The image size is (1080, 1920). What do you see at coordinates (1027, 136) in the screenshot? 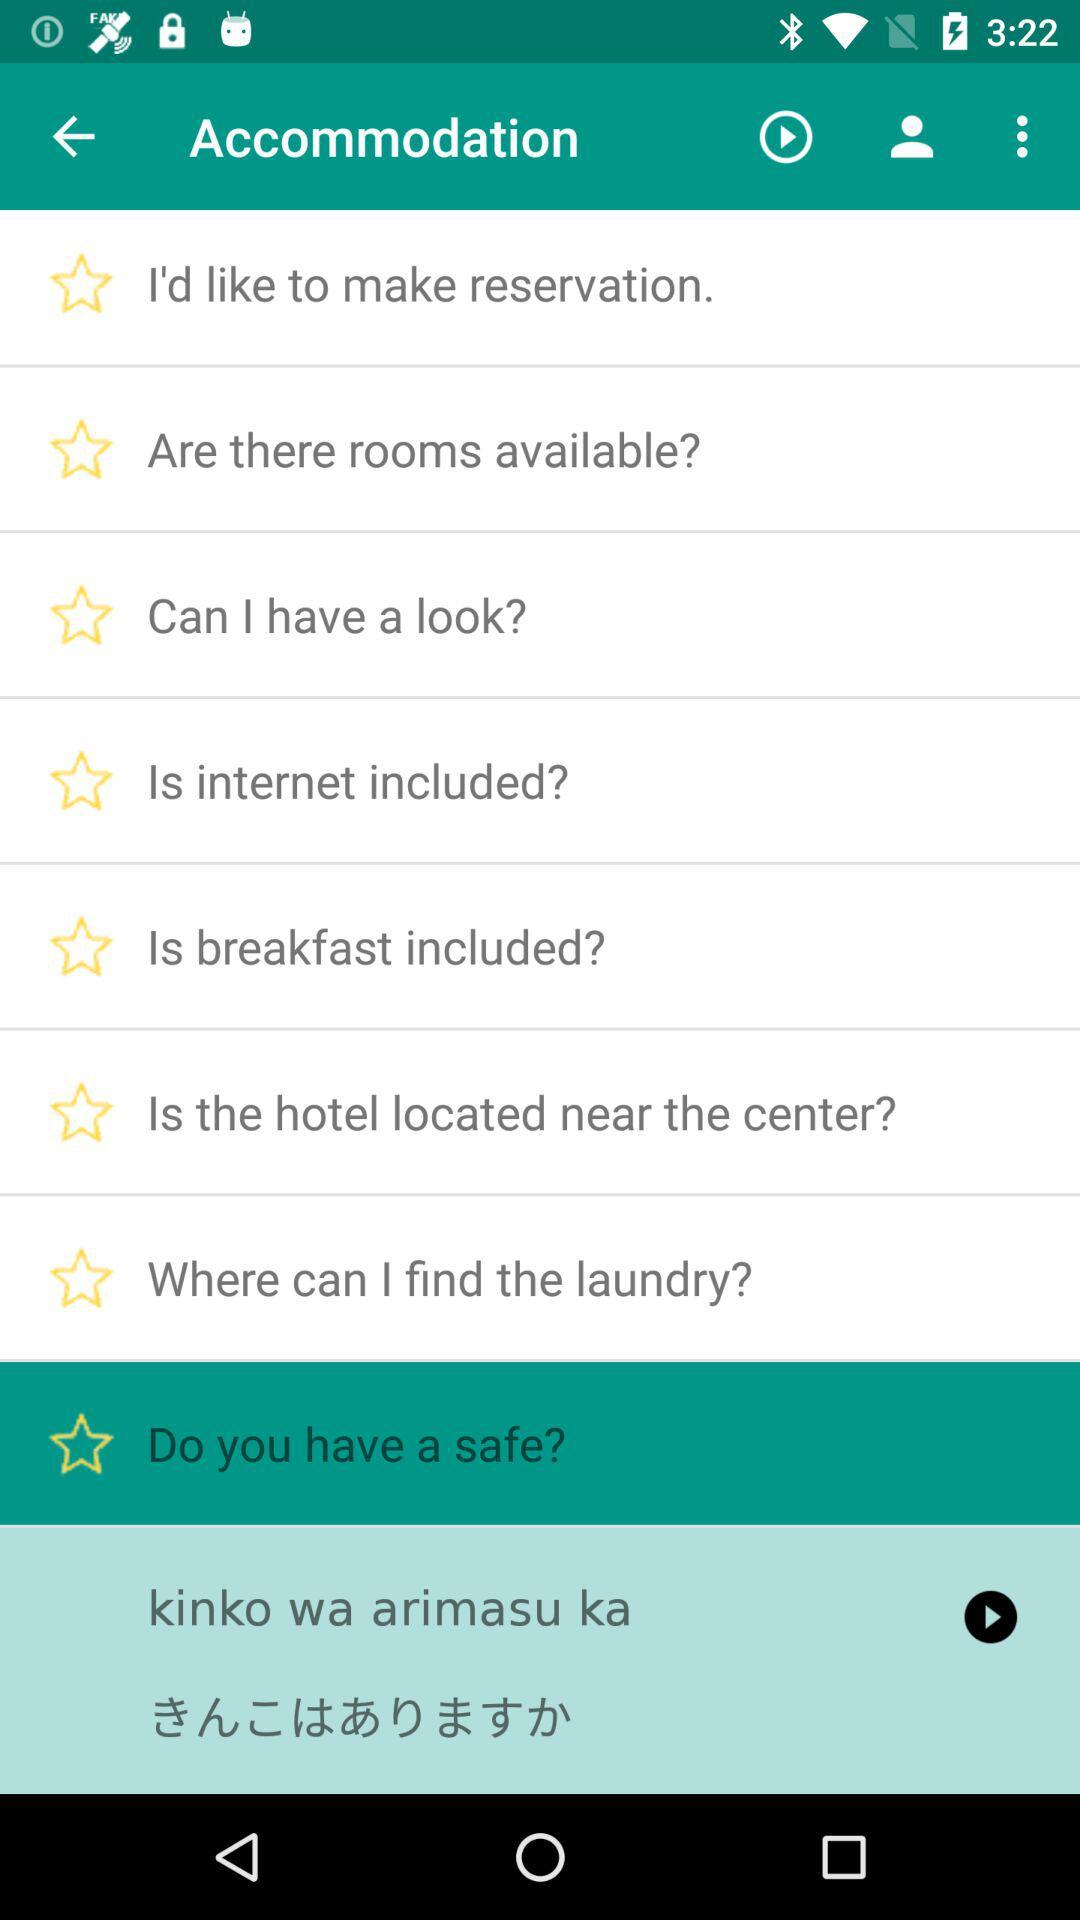
I see `menu` at bounding box center [1027, 136].